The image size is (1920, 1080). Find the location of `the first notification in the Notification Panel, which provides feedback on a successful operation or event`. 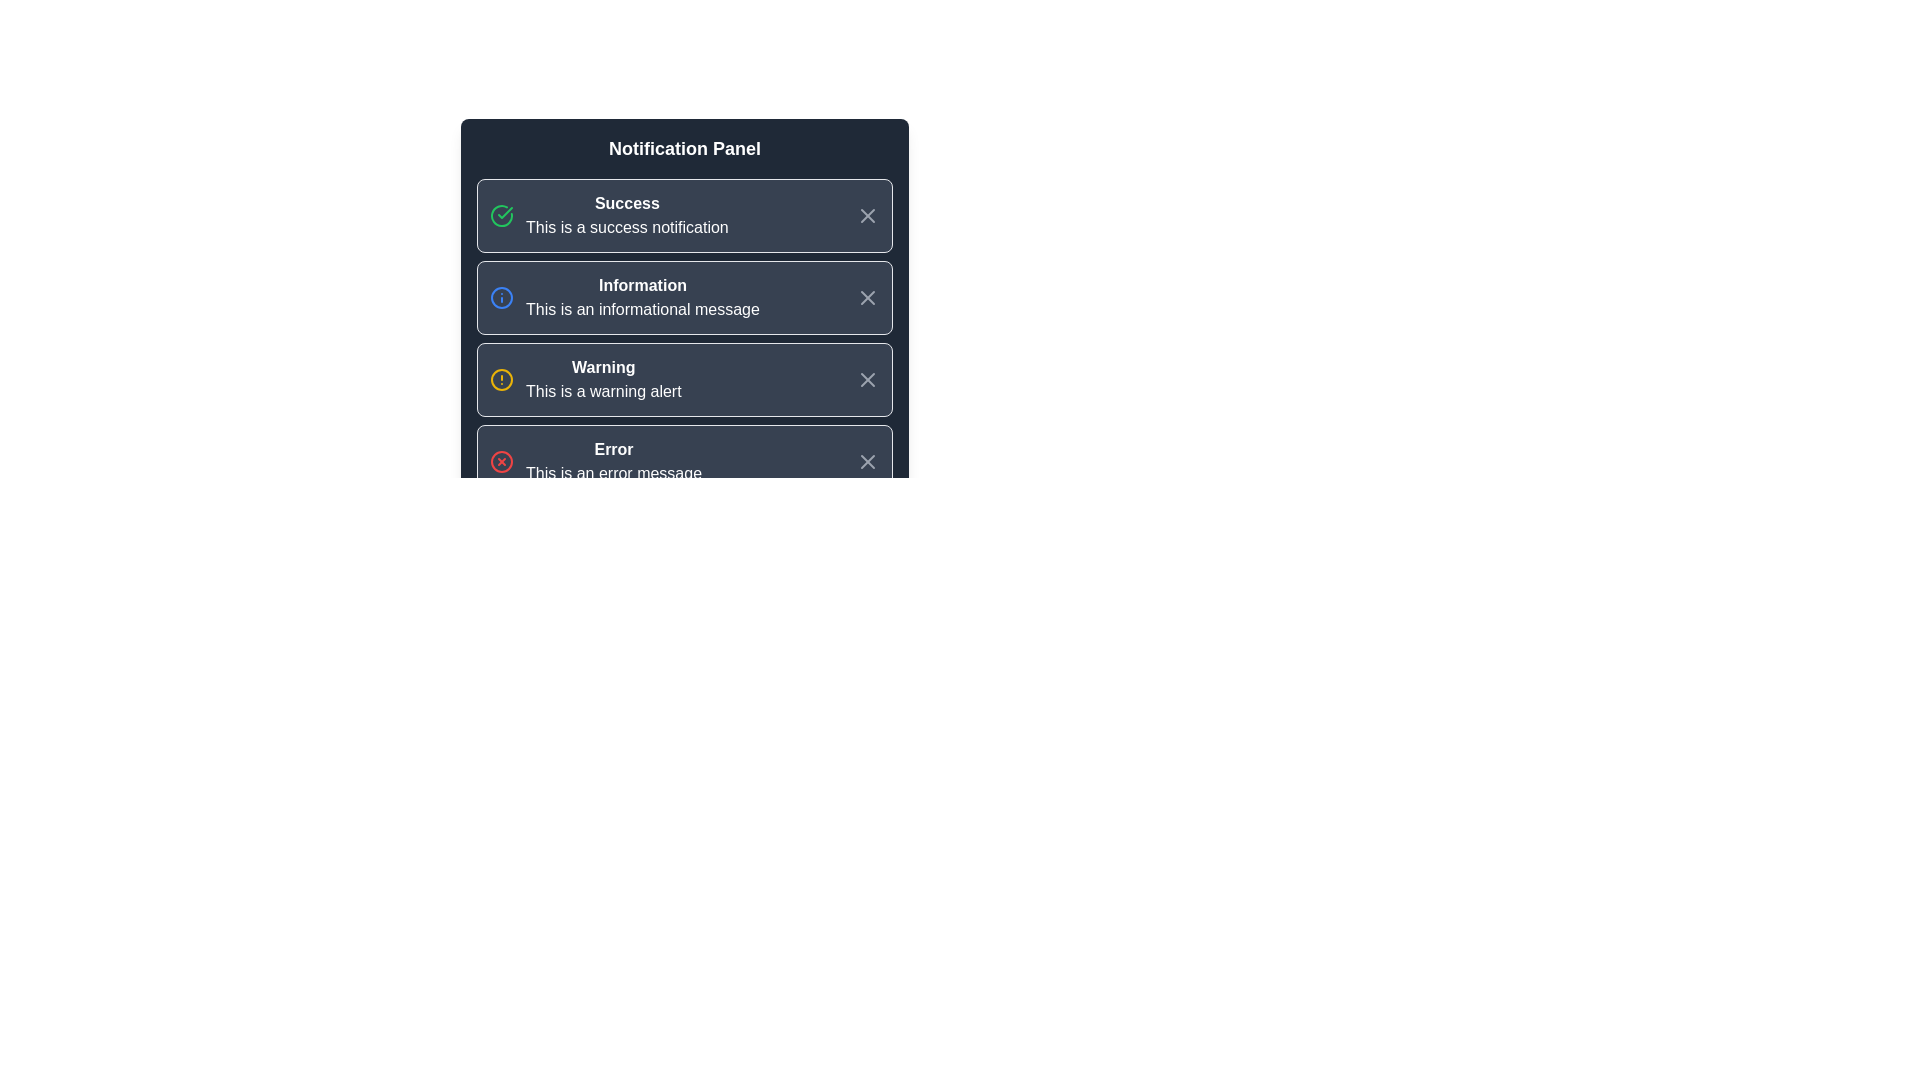

the first notification in the Notification Panel, which provides feedback on a successful operation or event is located at coordinates (608, 216).